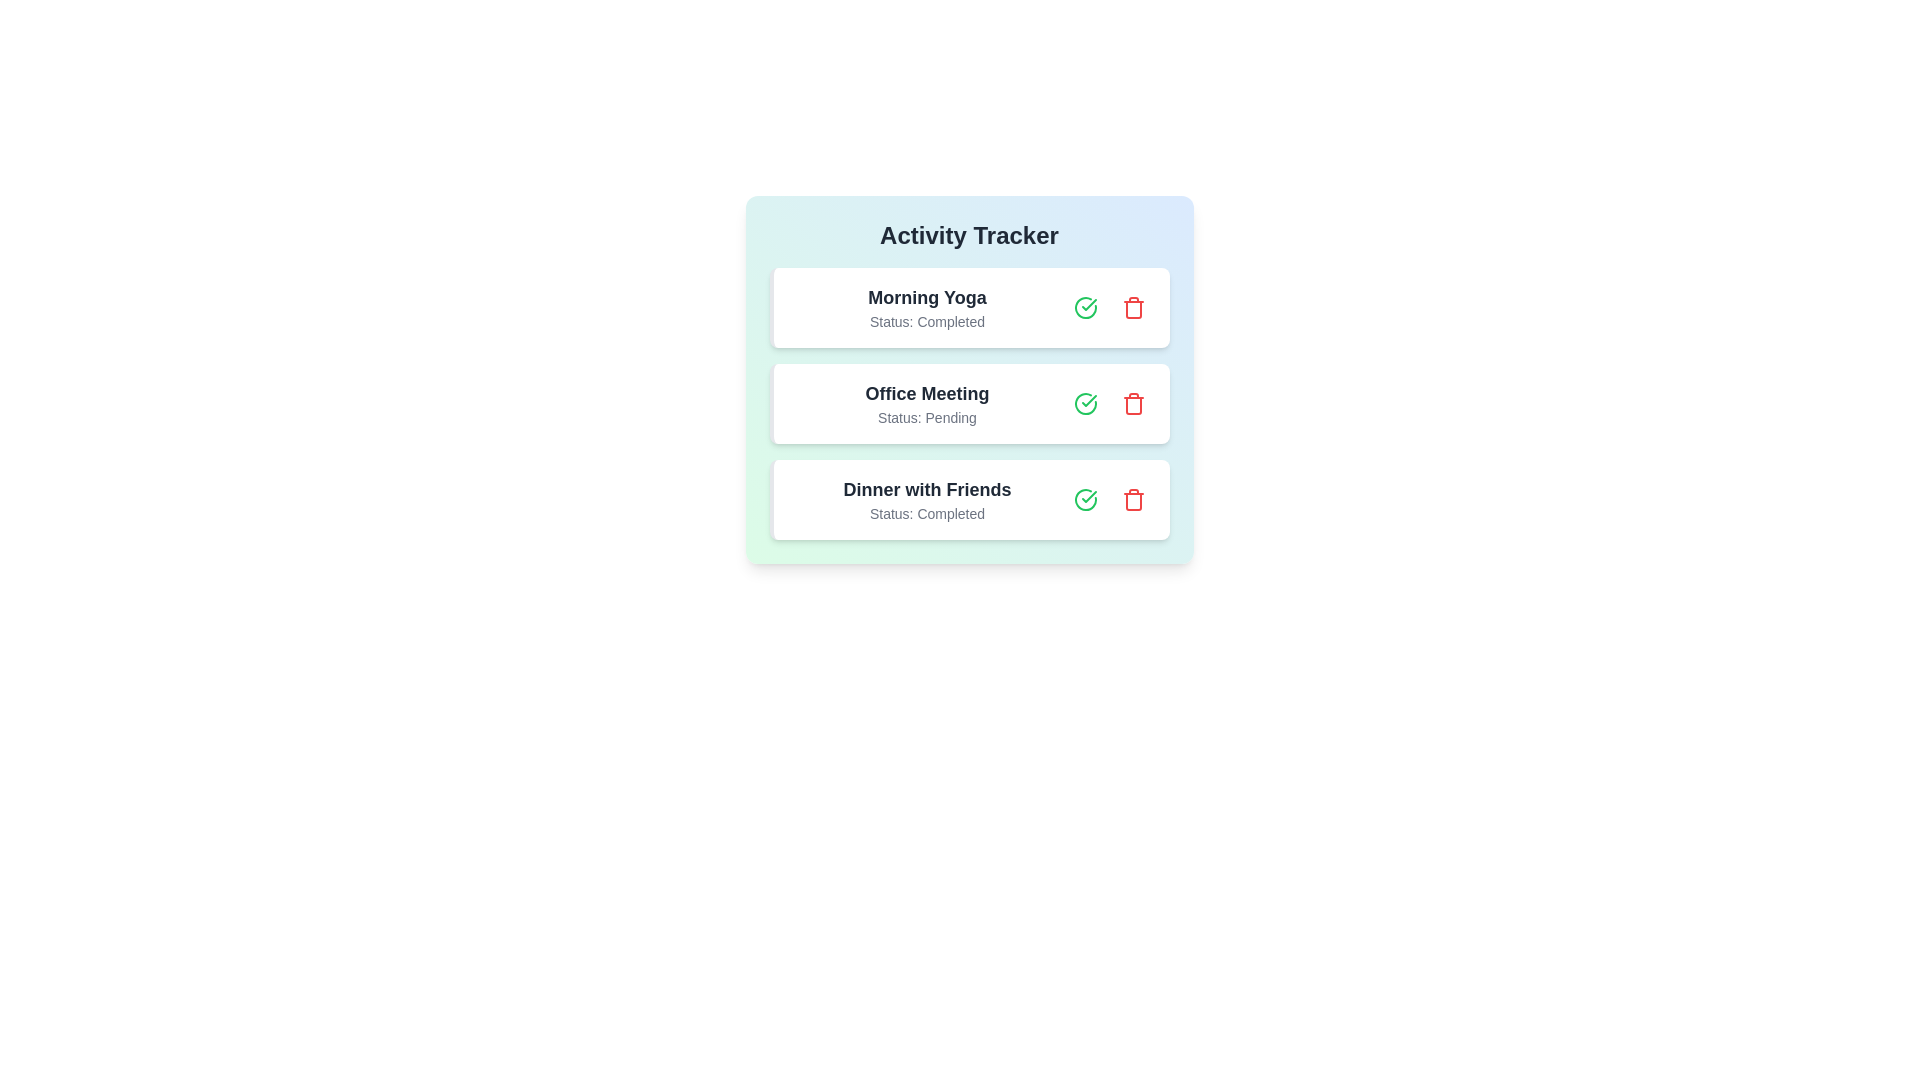 The height and width of the screenshot is (1080, 1920). What do you see at coordinates (969, 404) in the screenshot?
I see `the activity item Office Meeting to observe the hover effect` at bounding box center [969, 404].